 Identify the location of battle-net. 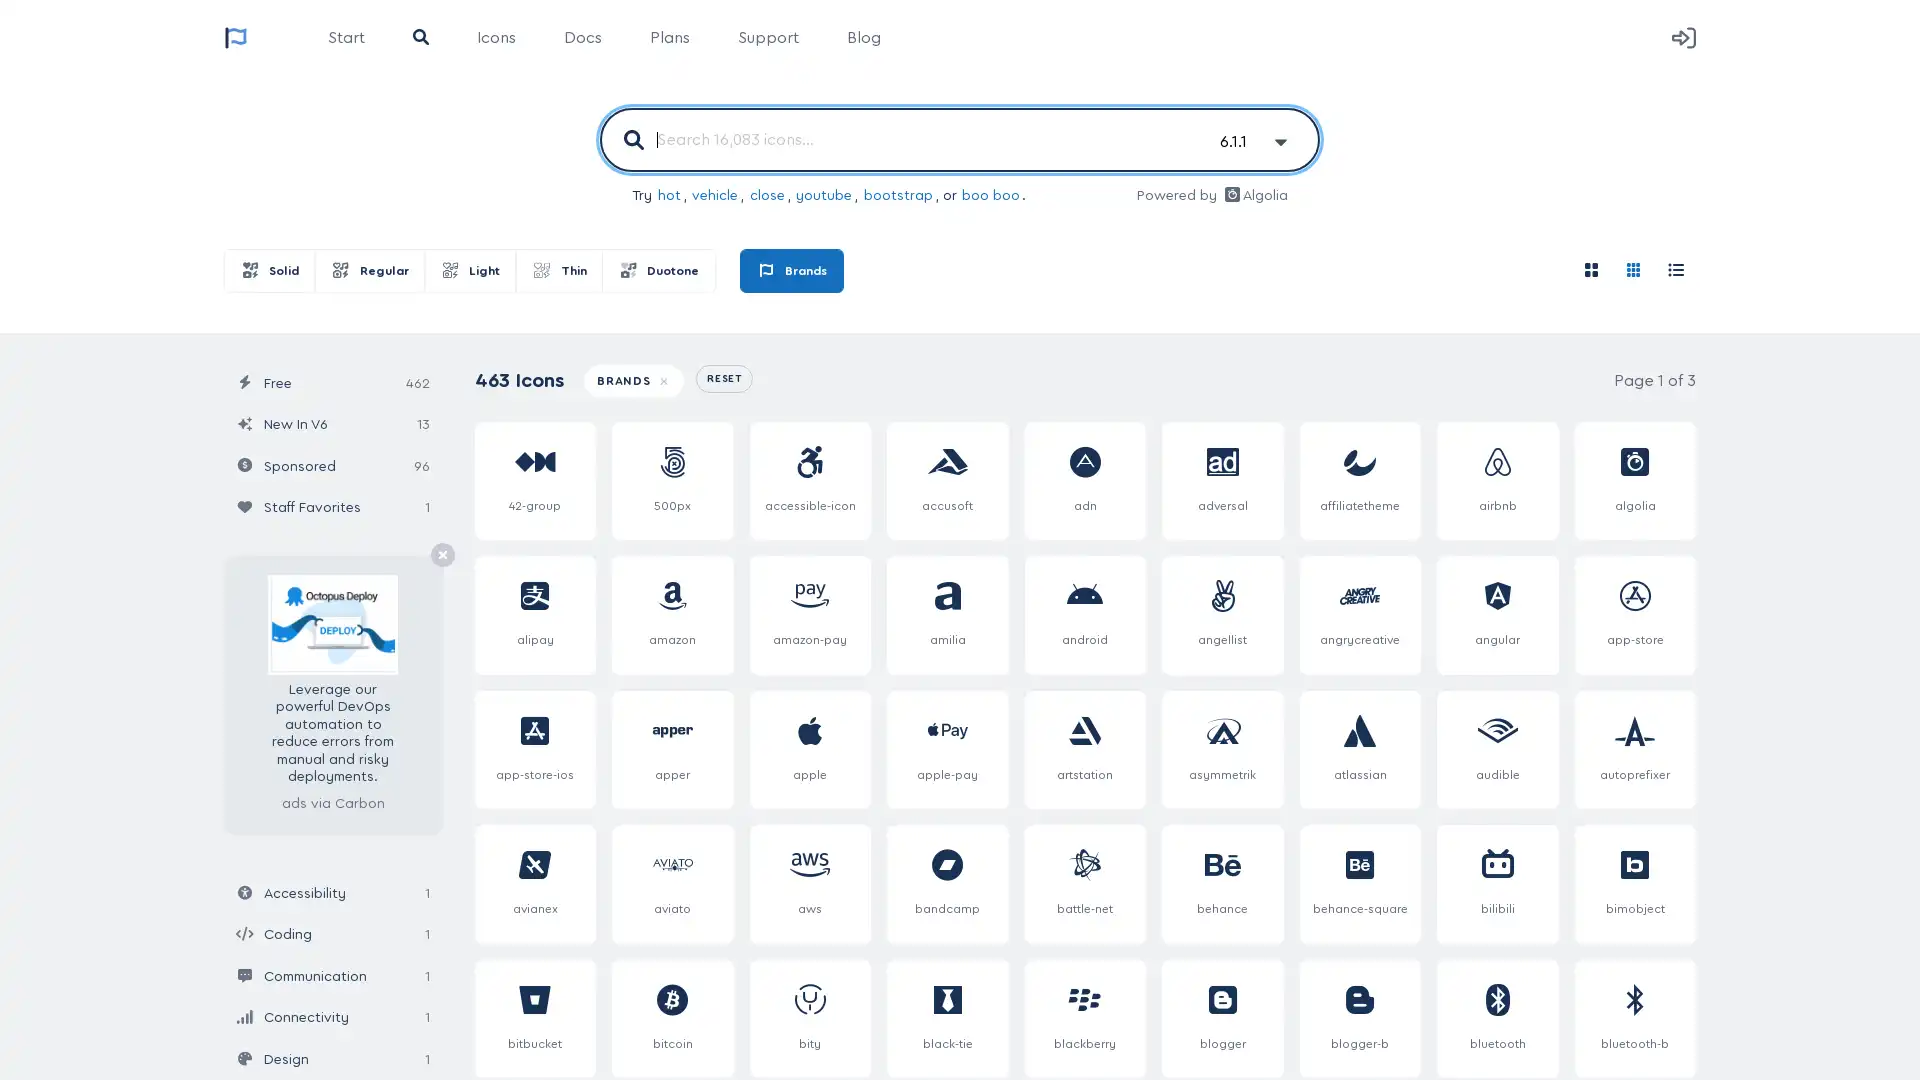
(1083, 897).